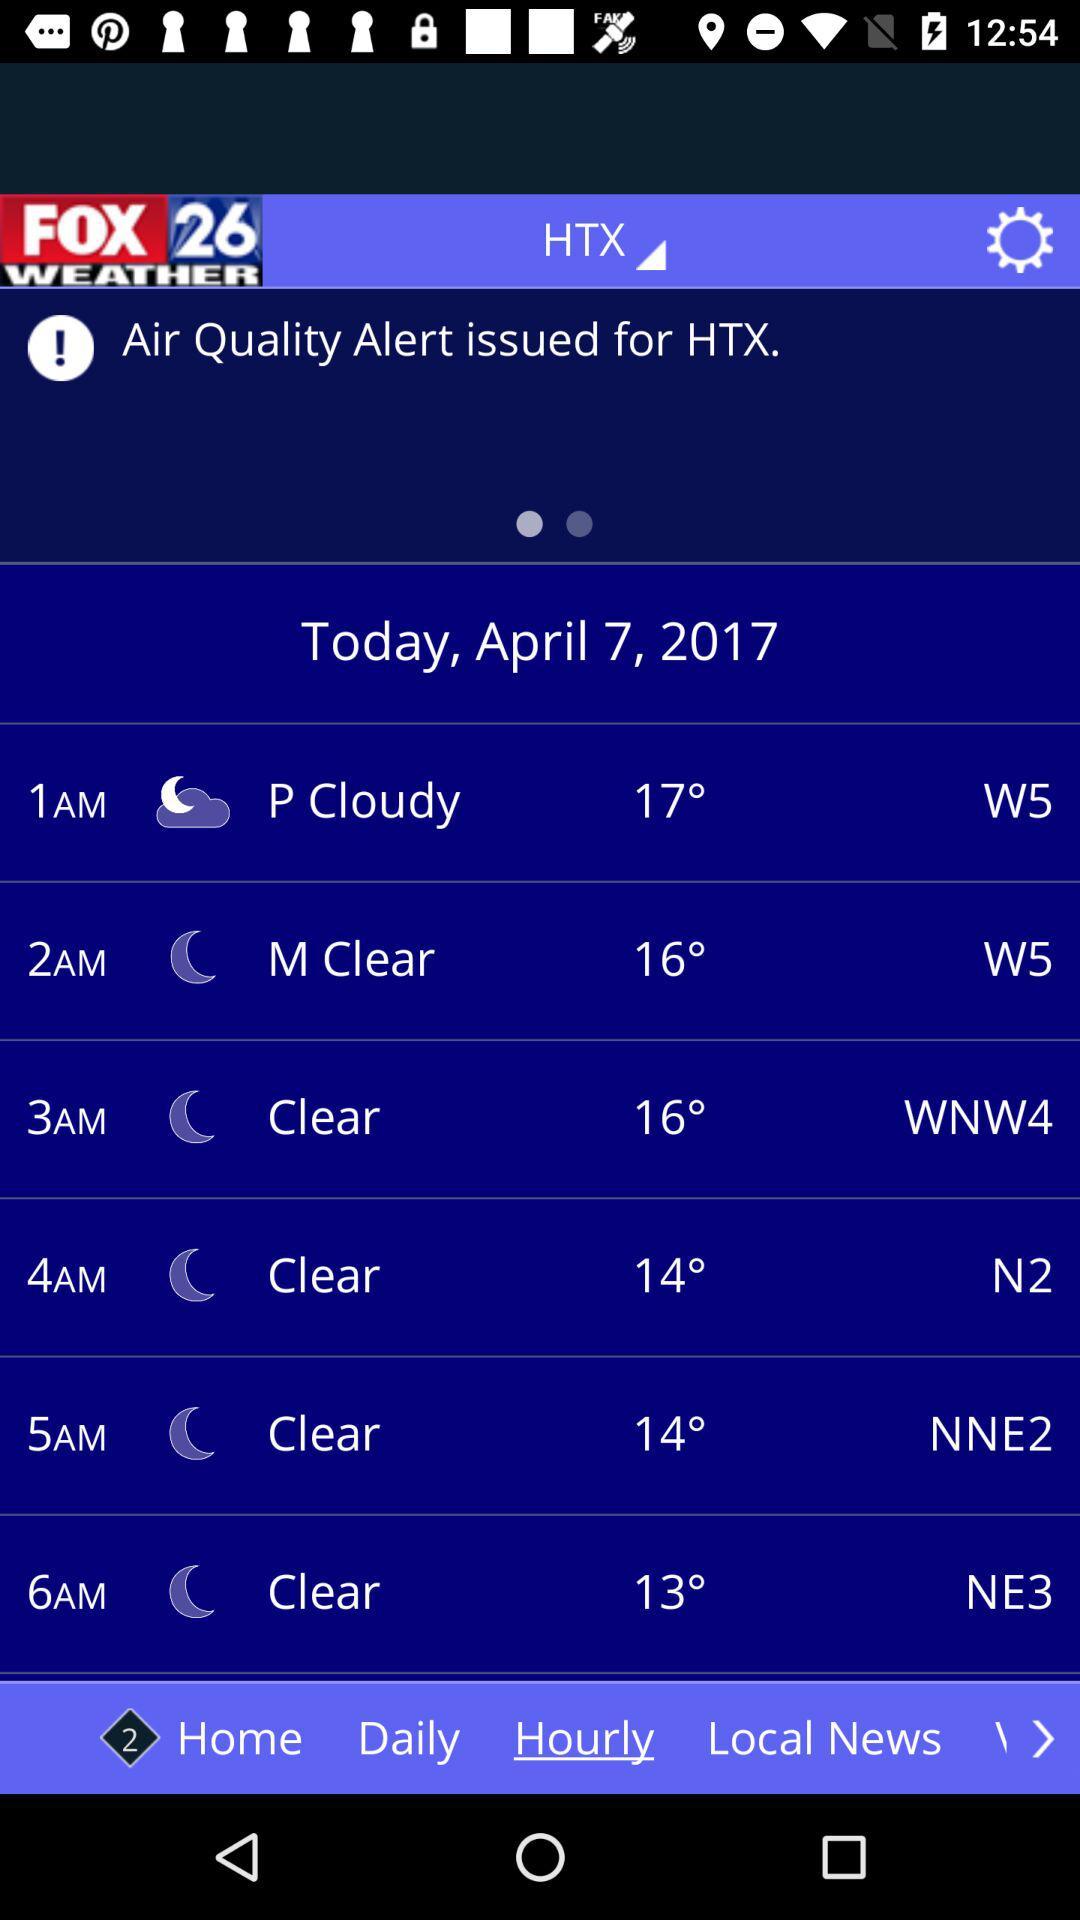  I want to click on the sliders icon, so click(131, 240).